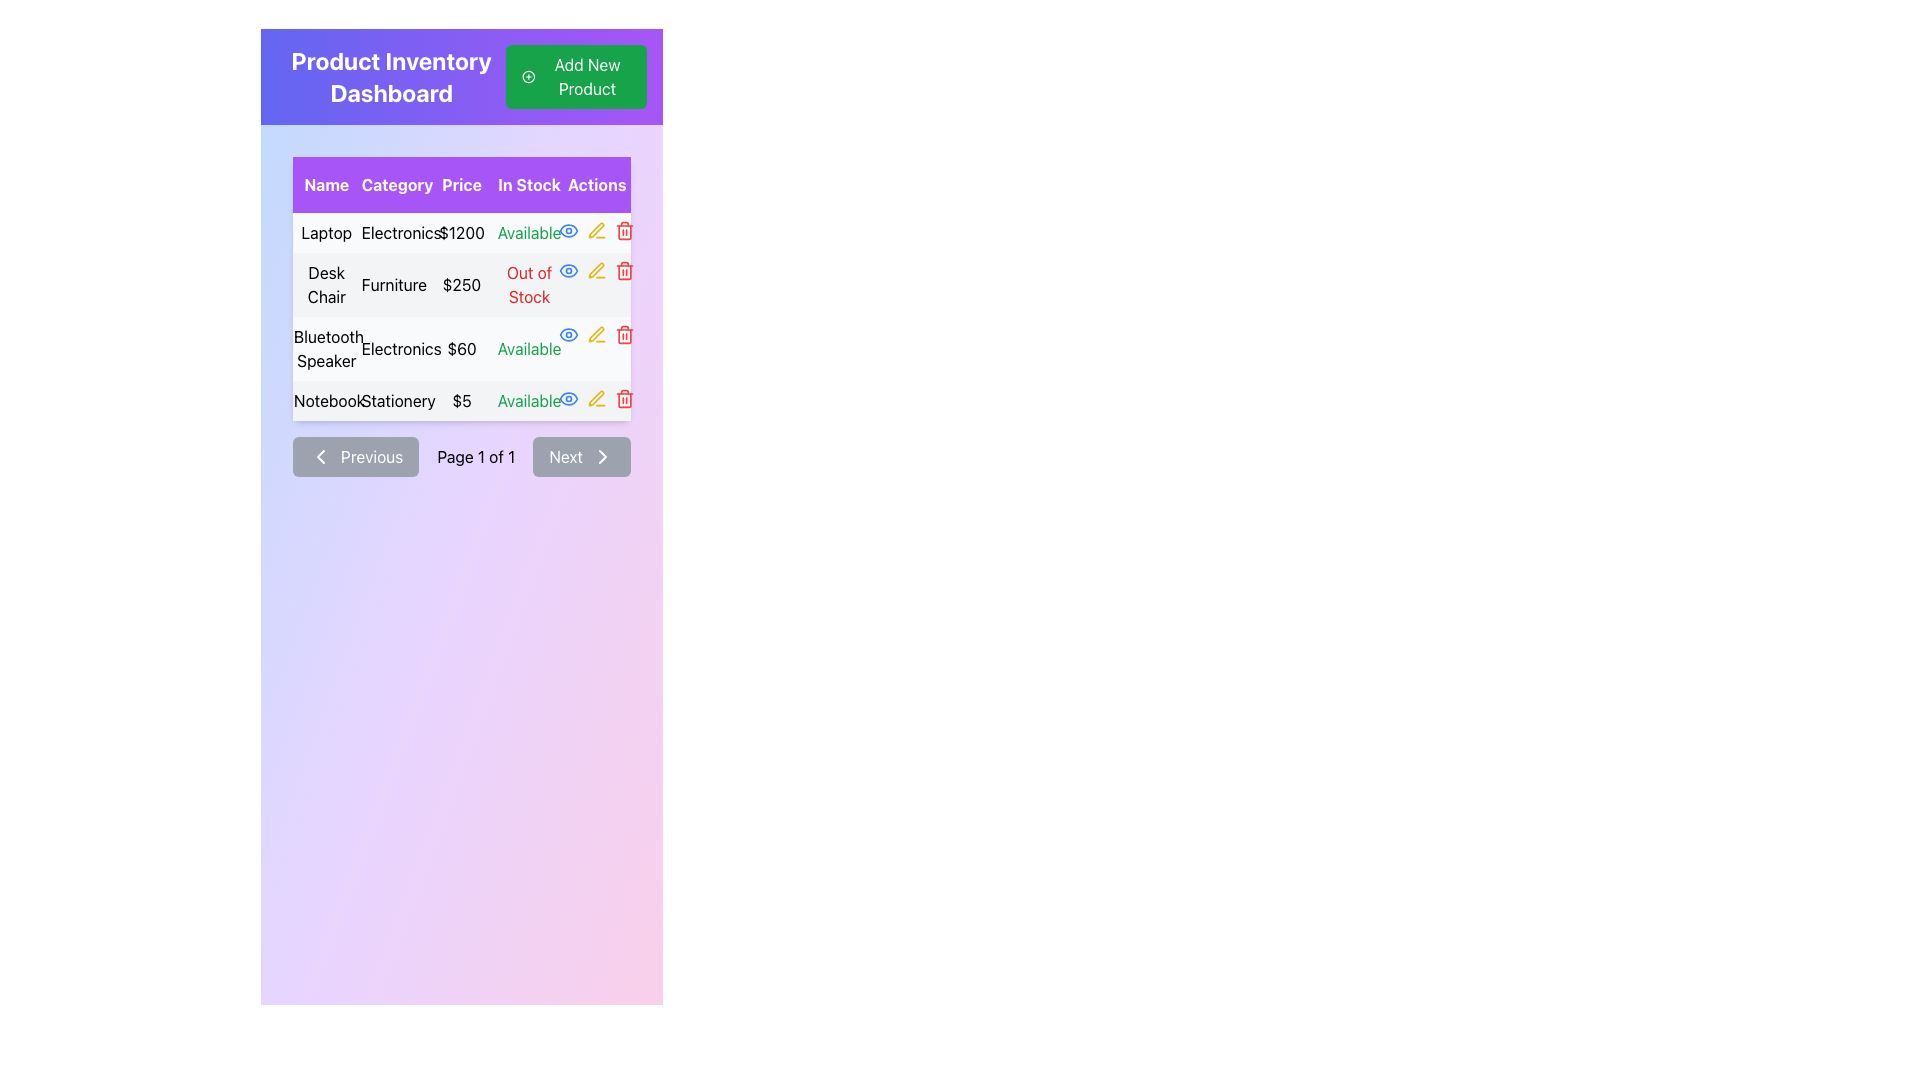 This screenshot has width=1920, height=1080. What do you see at coordinates (624, 398) in the screenshot?
I see `the red trash can icon button located at the far right of the last row of action icons` at bounding box center [624, 398].